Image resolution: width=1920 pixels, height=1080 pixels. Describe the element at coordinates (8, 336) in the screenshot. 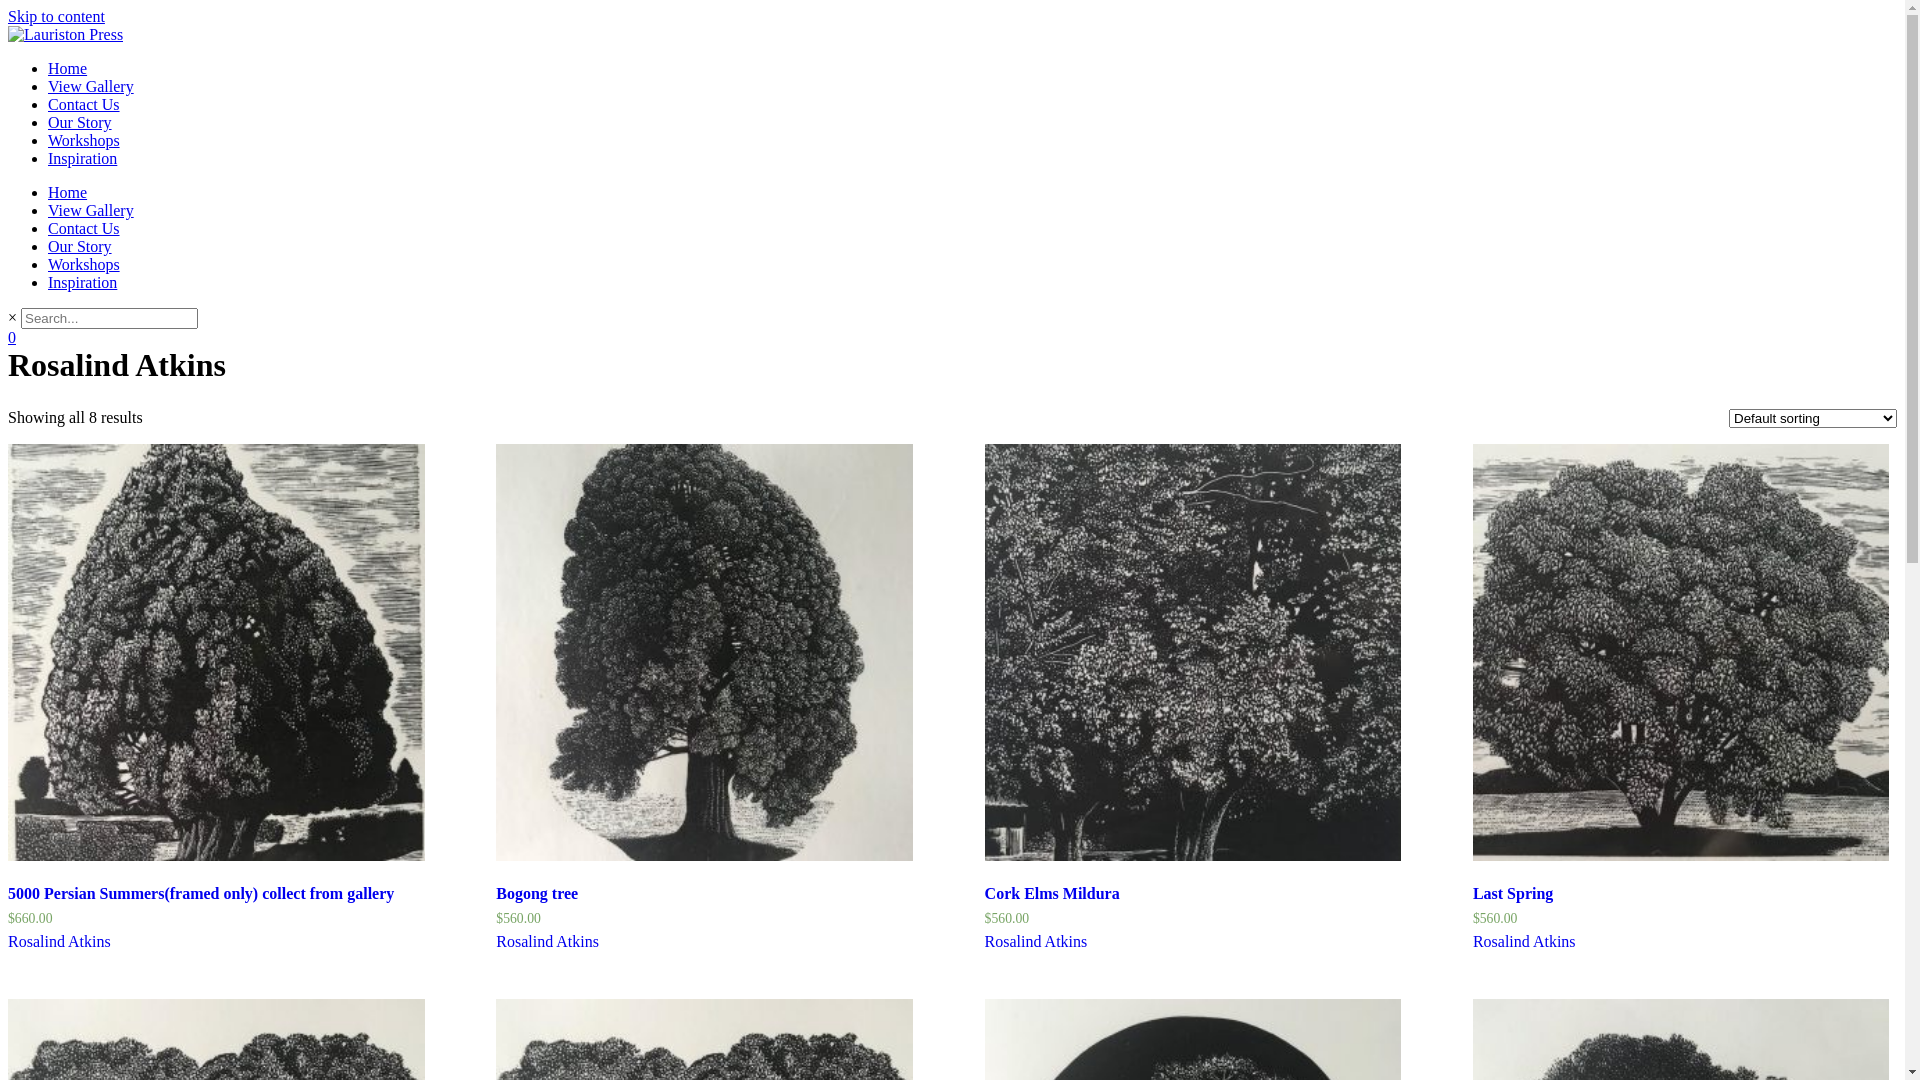

I see `'0'` at that location.